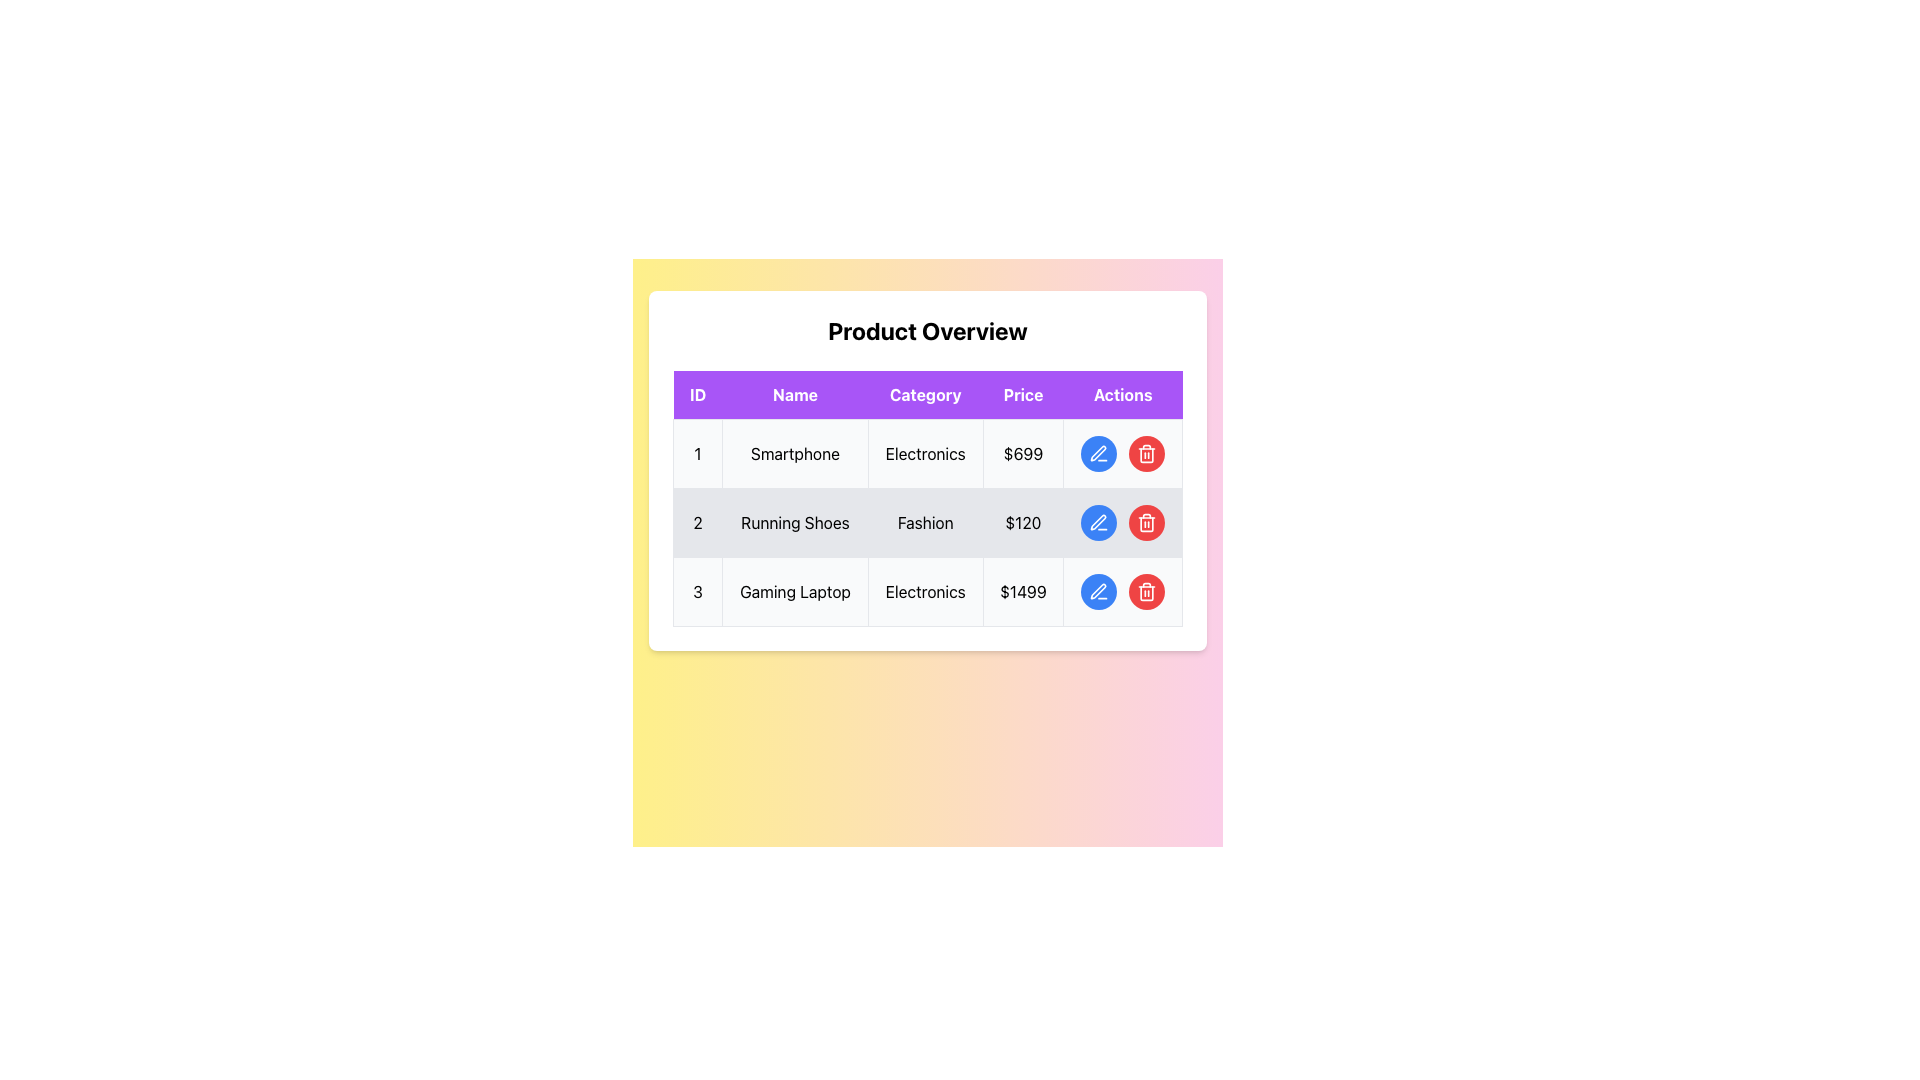  What do you see at coordinates (1097, 590) in the screenshot?
I see `the icon button resembling a pen or pencil in the 'Actions' column of the third row in the table under 'Product Overview' to possibly reveal a tooltip` at bounding box center [1097, 590].